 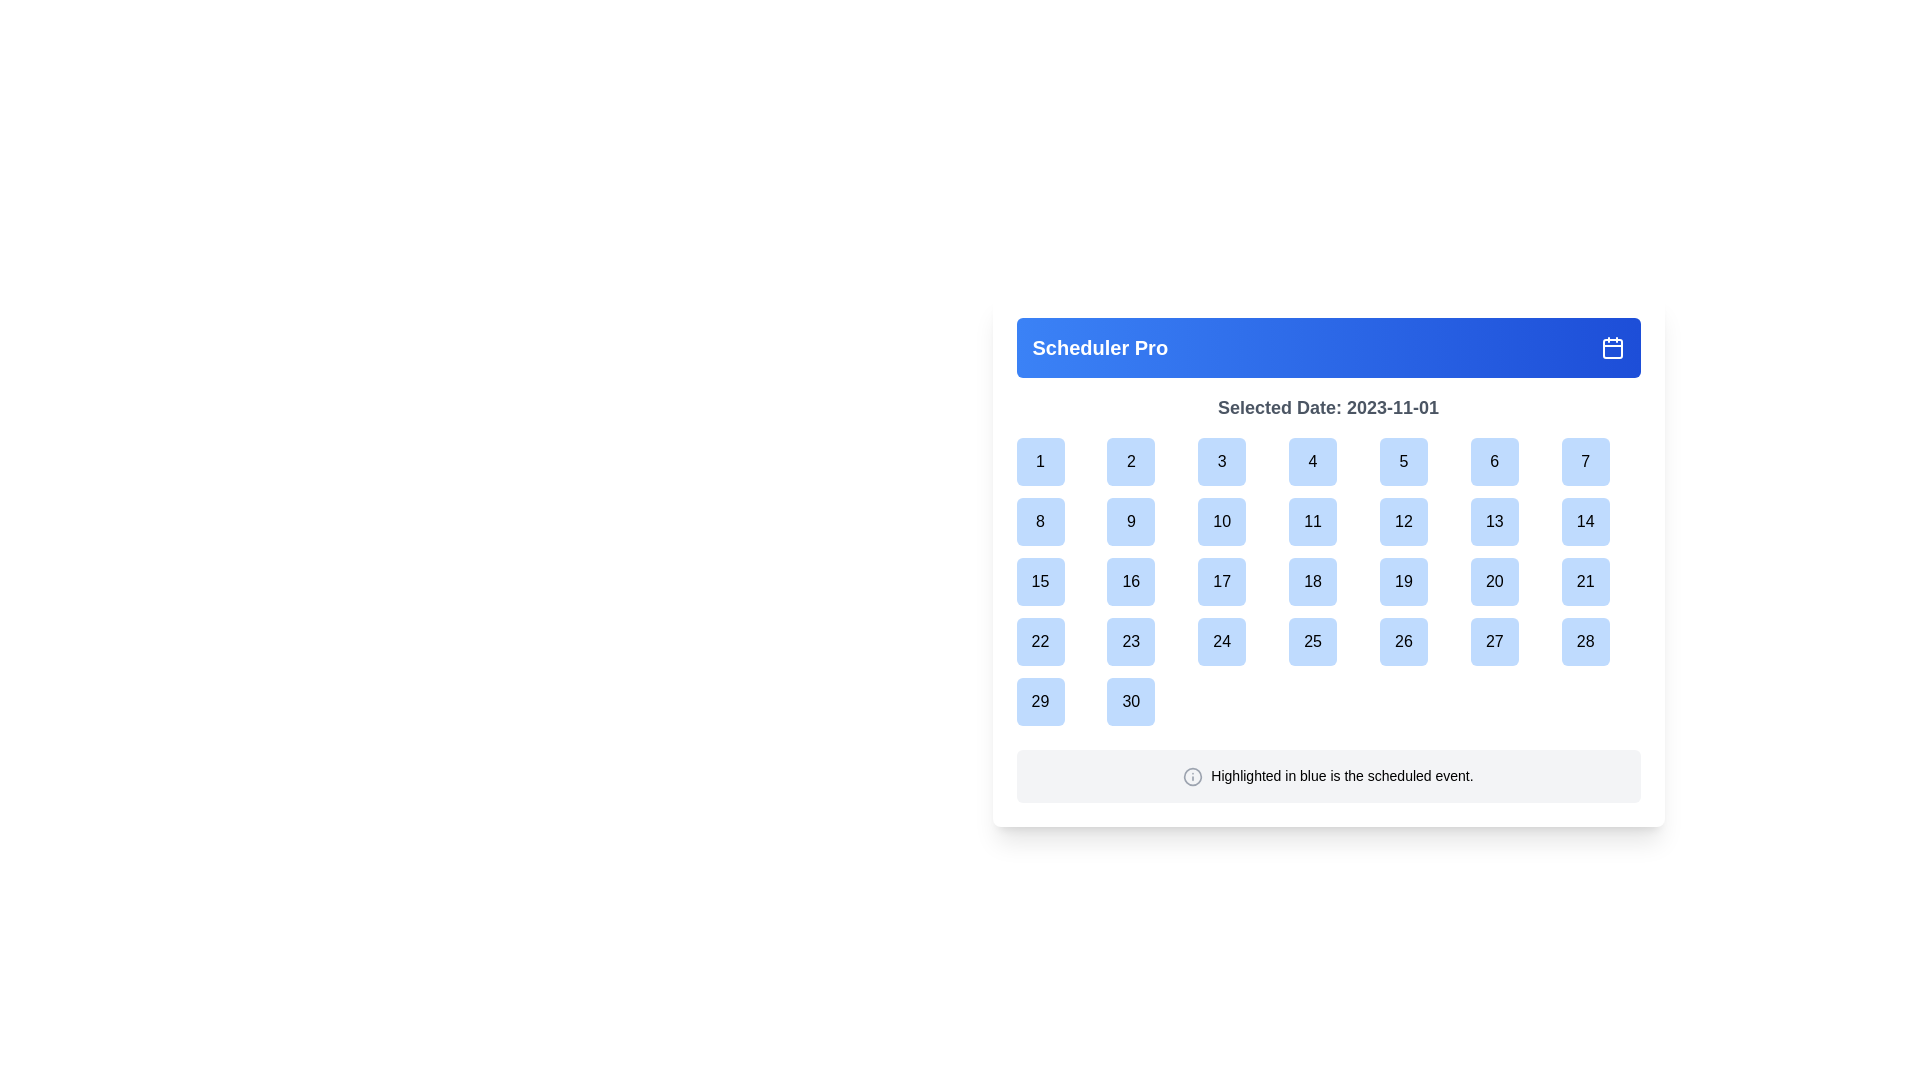 What do you see at coordinates (1236, 462) in the screenshot?
I see `the button representing the date 3 in the calendar` at bounding box center [1236, 462].